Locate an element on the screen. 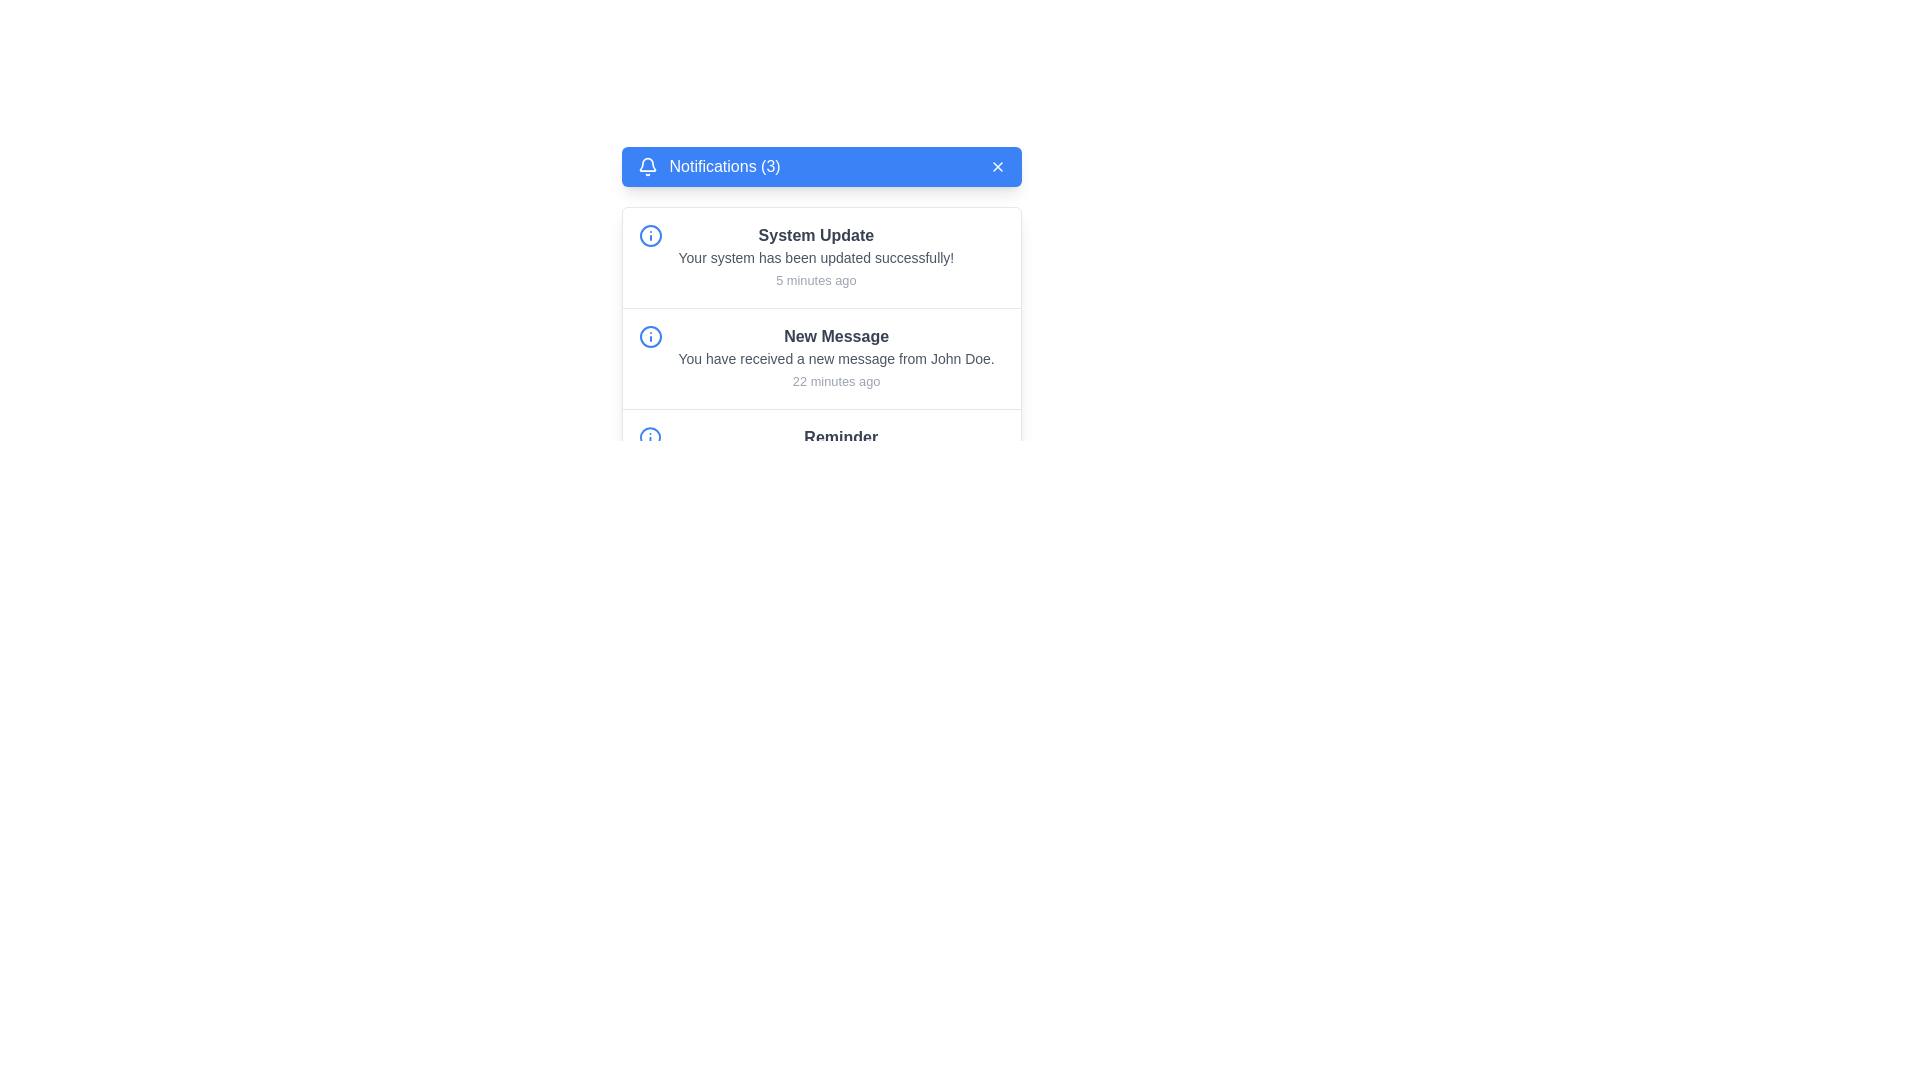 The image size is (1920, 1080). the circular information icon with a blue border and blue dot at the top, located in the 'New Message' notification section is located at coordinates (650, 335).